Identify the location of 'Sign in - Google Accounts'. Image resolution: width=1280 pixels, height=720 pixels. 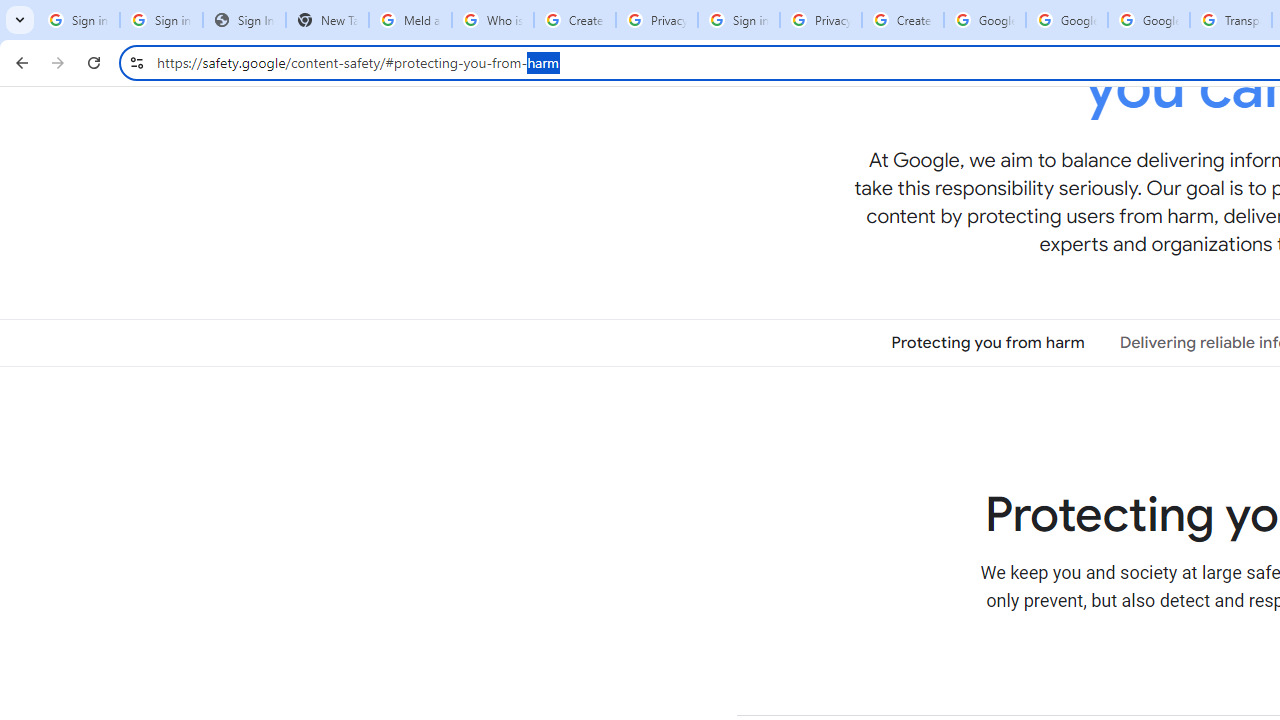
(737, 20).